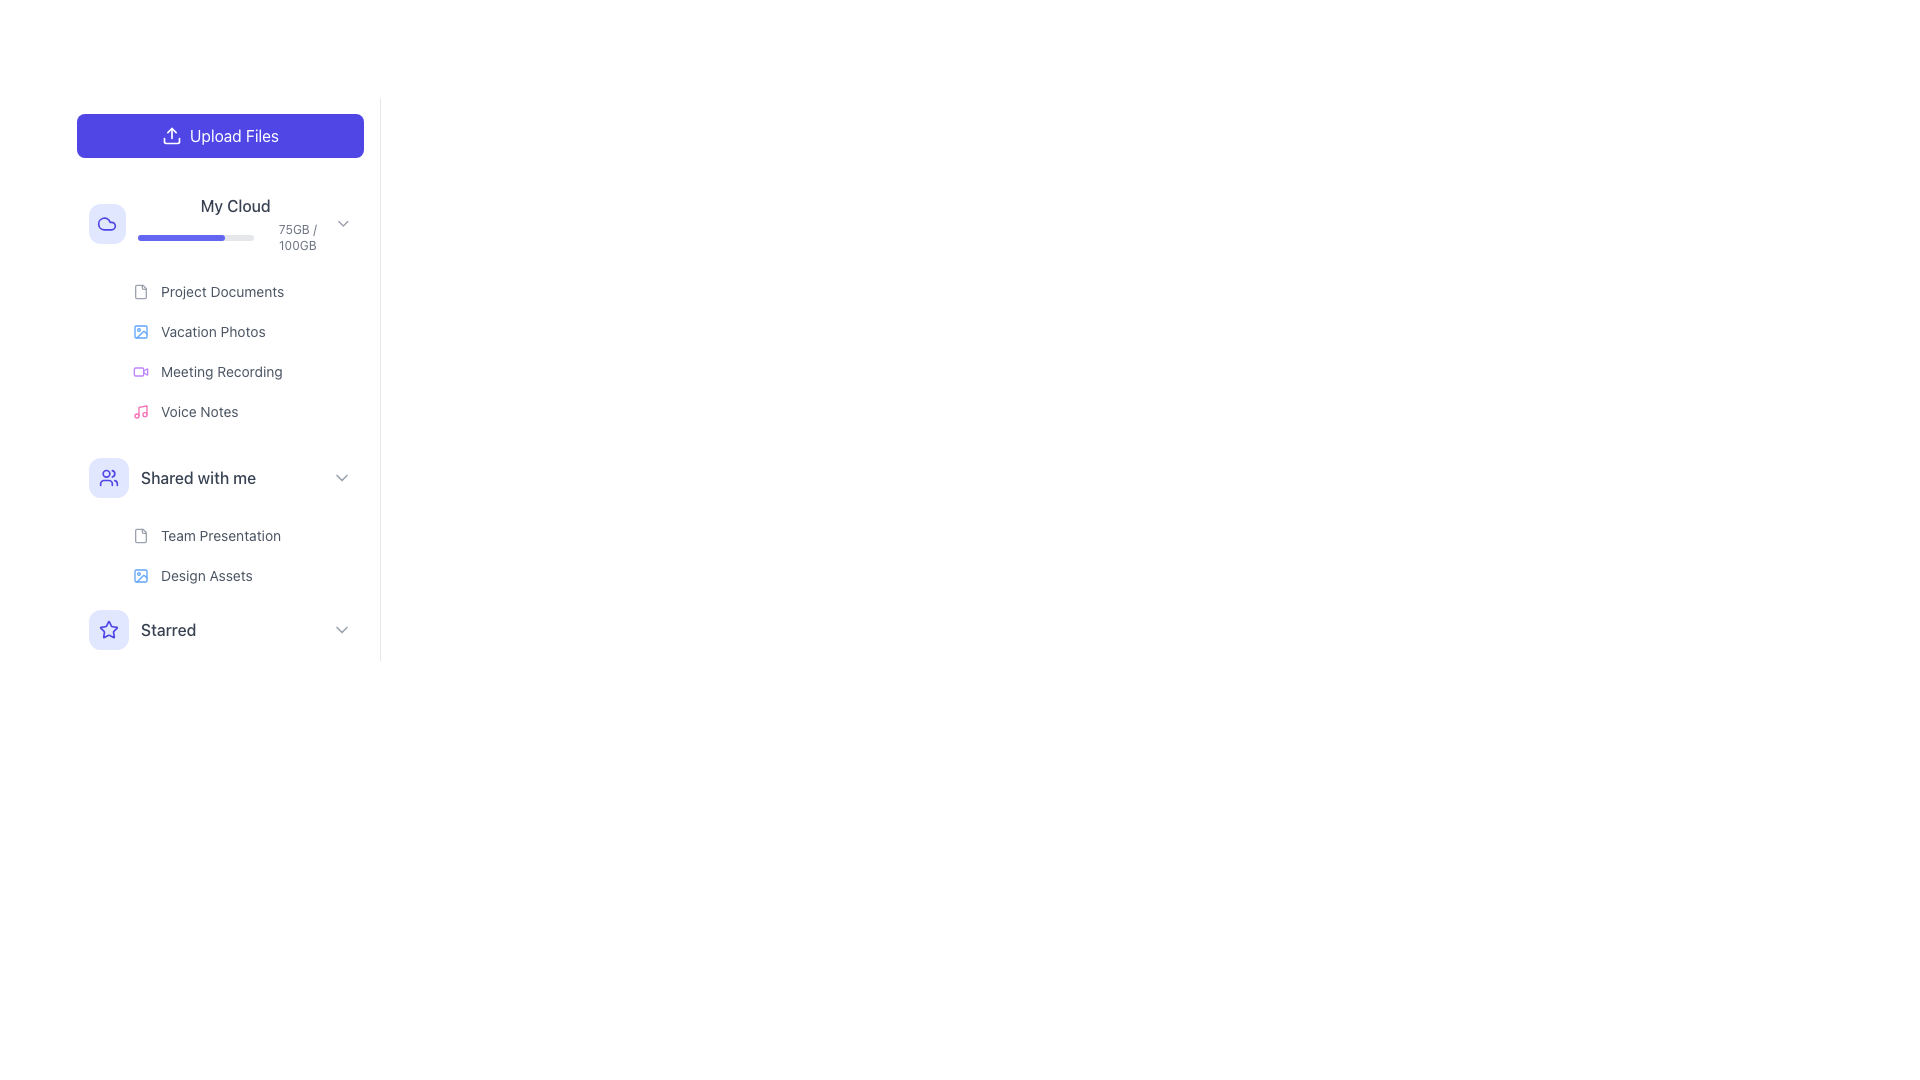 This screenshot has width=1920, height=1080. Describe the element at coordinates (243, 535) in the screenshot. I see `the file list item representing the shared file 'Team Presentation' in the 'Shared with me' section for additional details` at that location.